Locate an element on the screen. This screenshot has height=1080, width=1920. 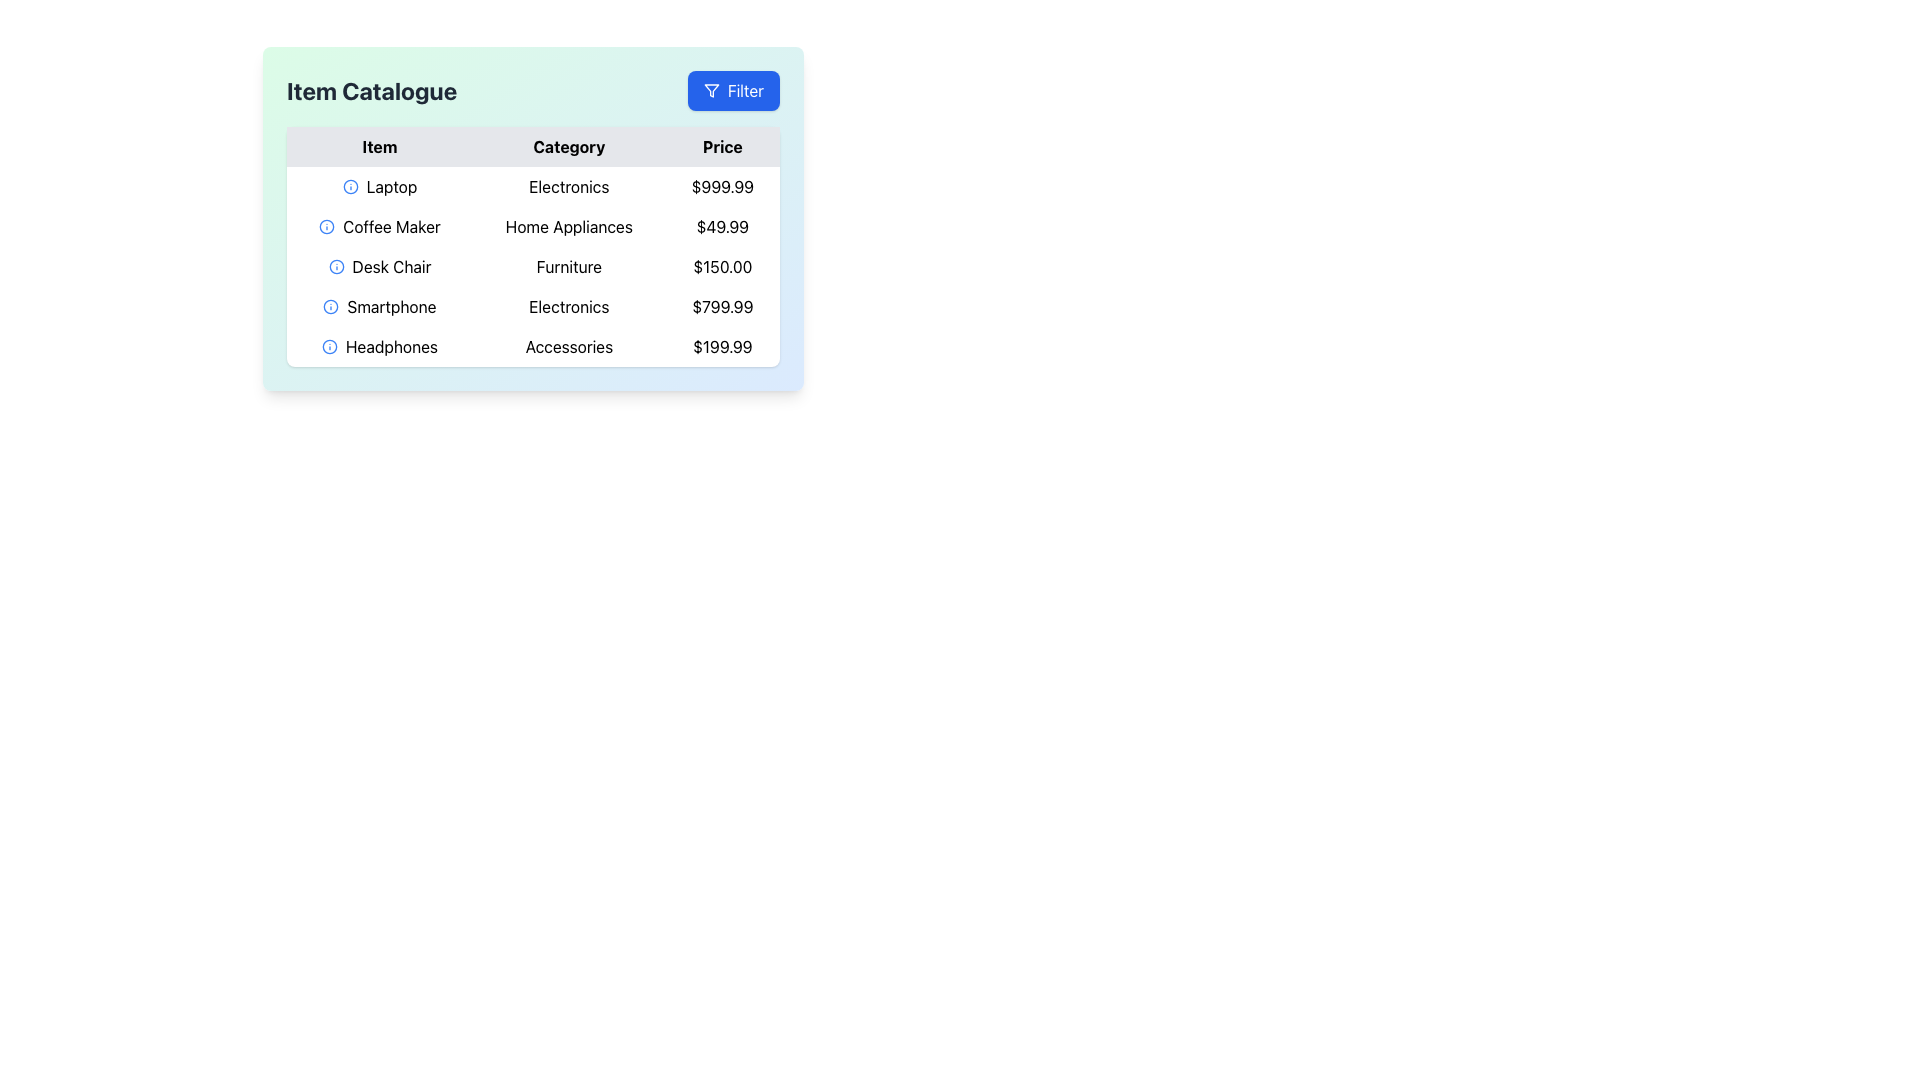
the price label displaying '$49.99' located under the 'Price' column in the 'Coffee Maker' row of the table is located at coordinates (721, 226).